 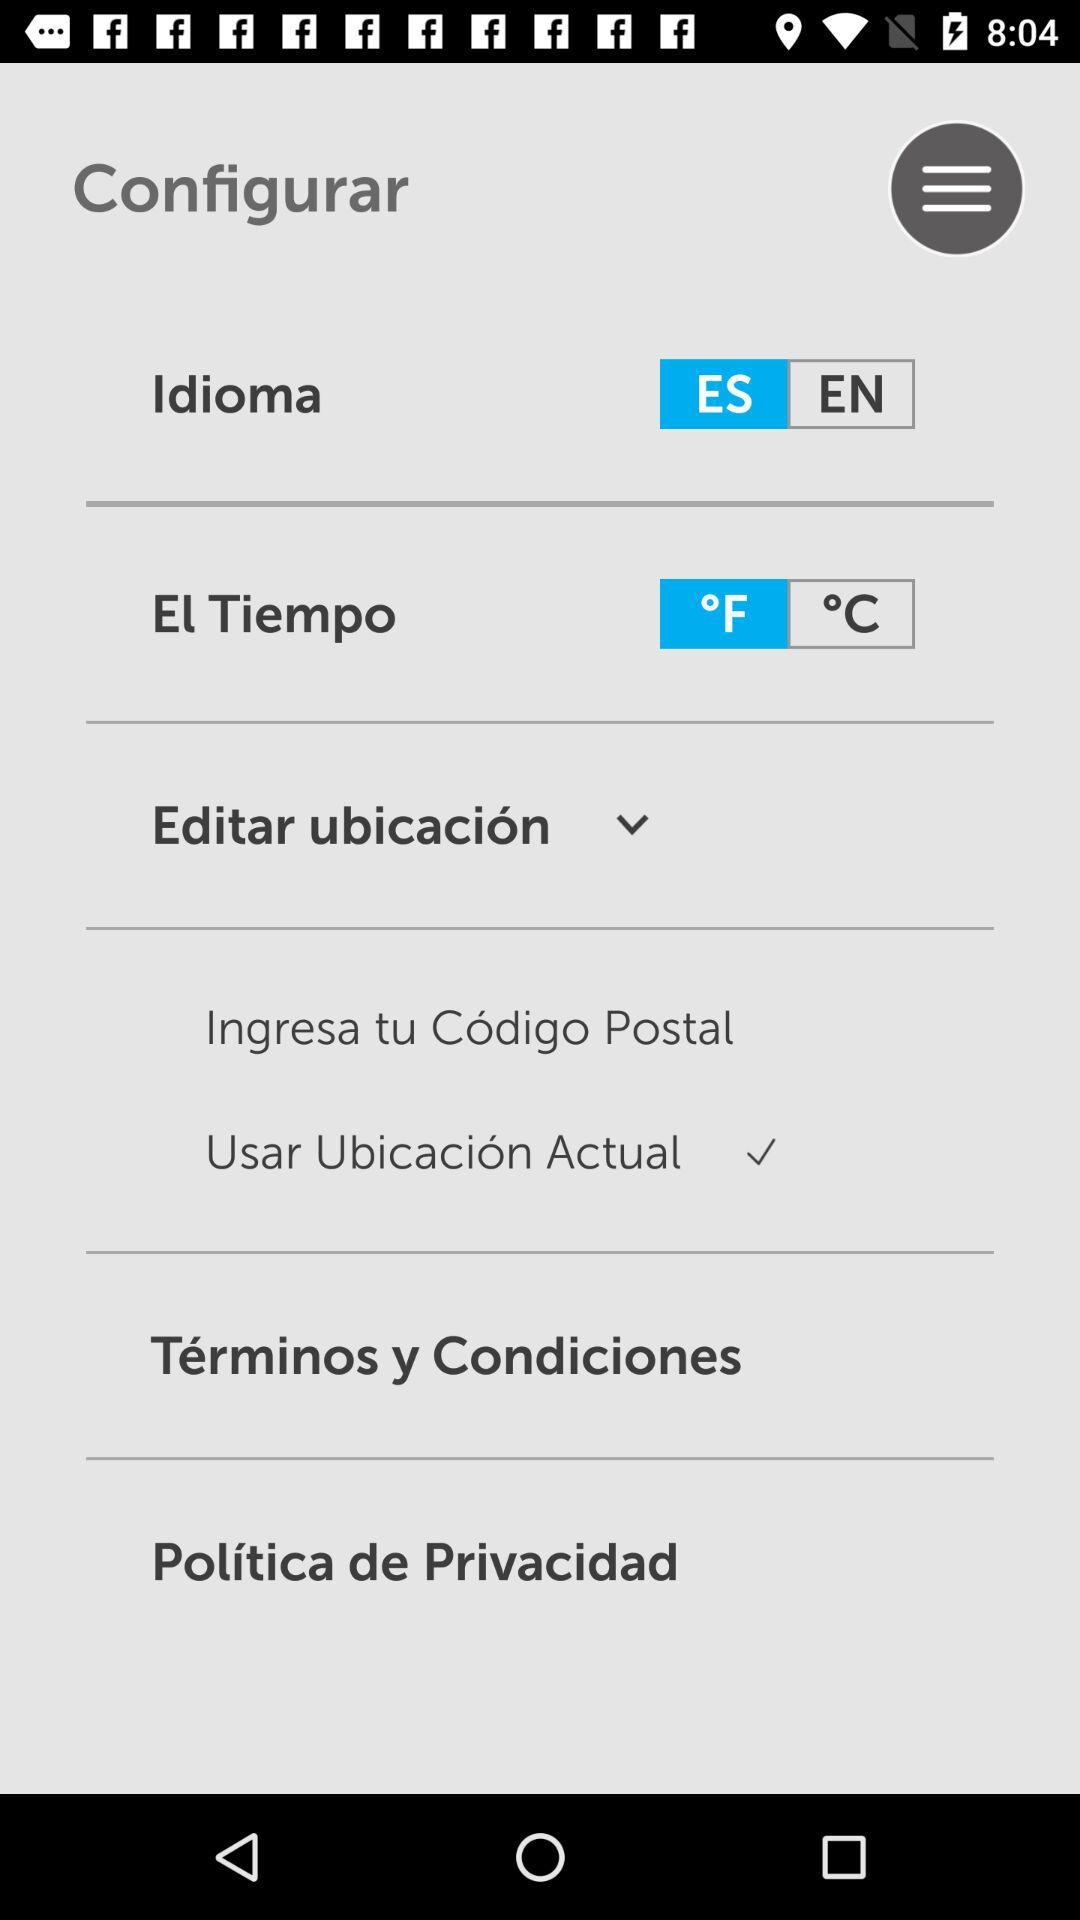 I want to click on drop down symbol after editar ubicacion, so click(x=599, y=825).